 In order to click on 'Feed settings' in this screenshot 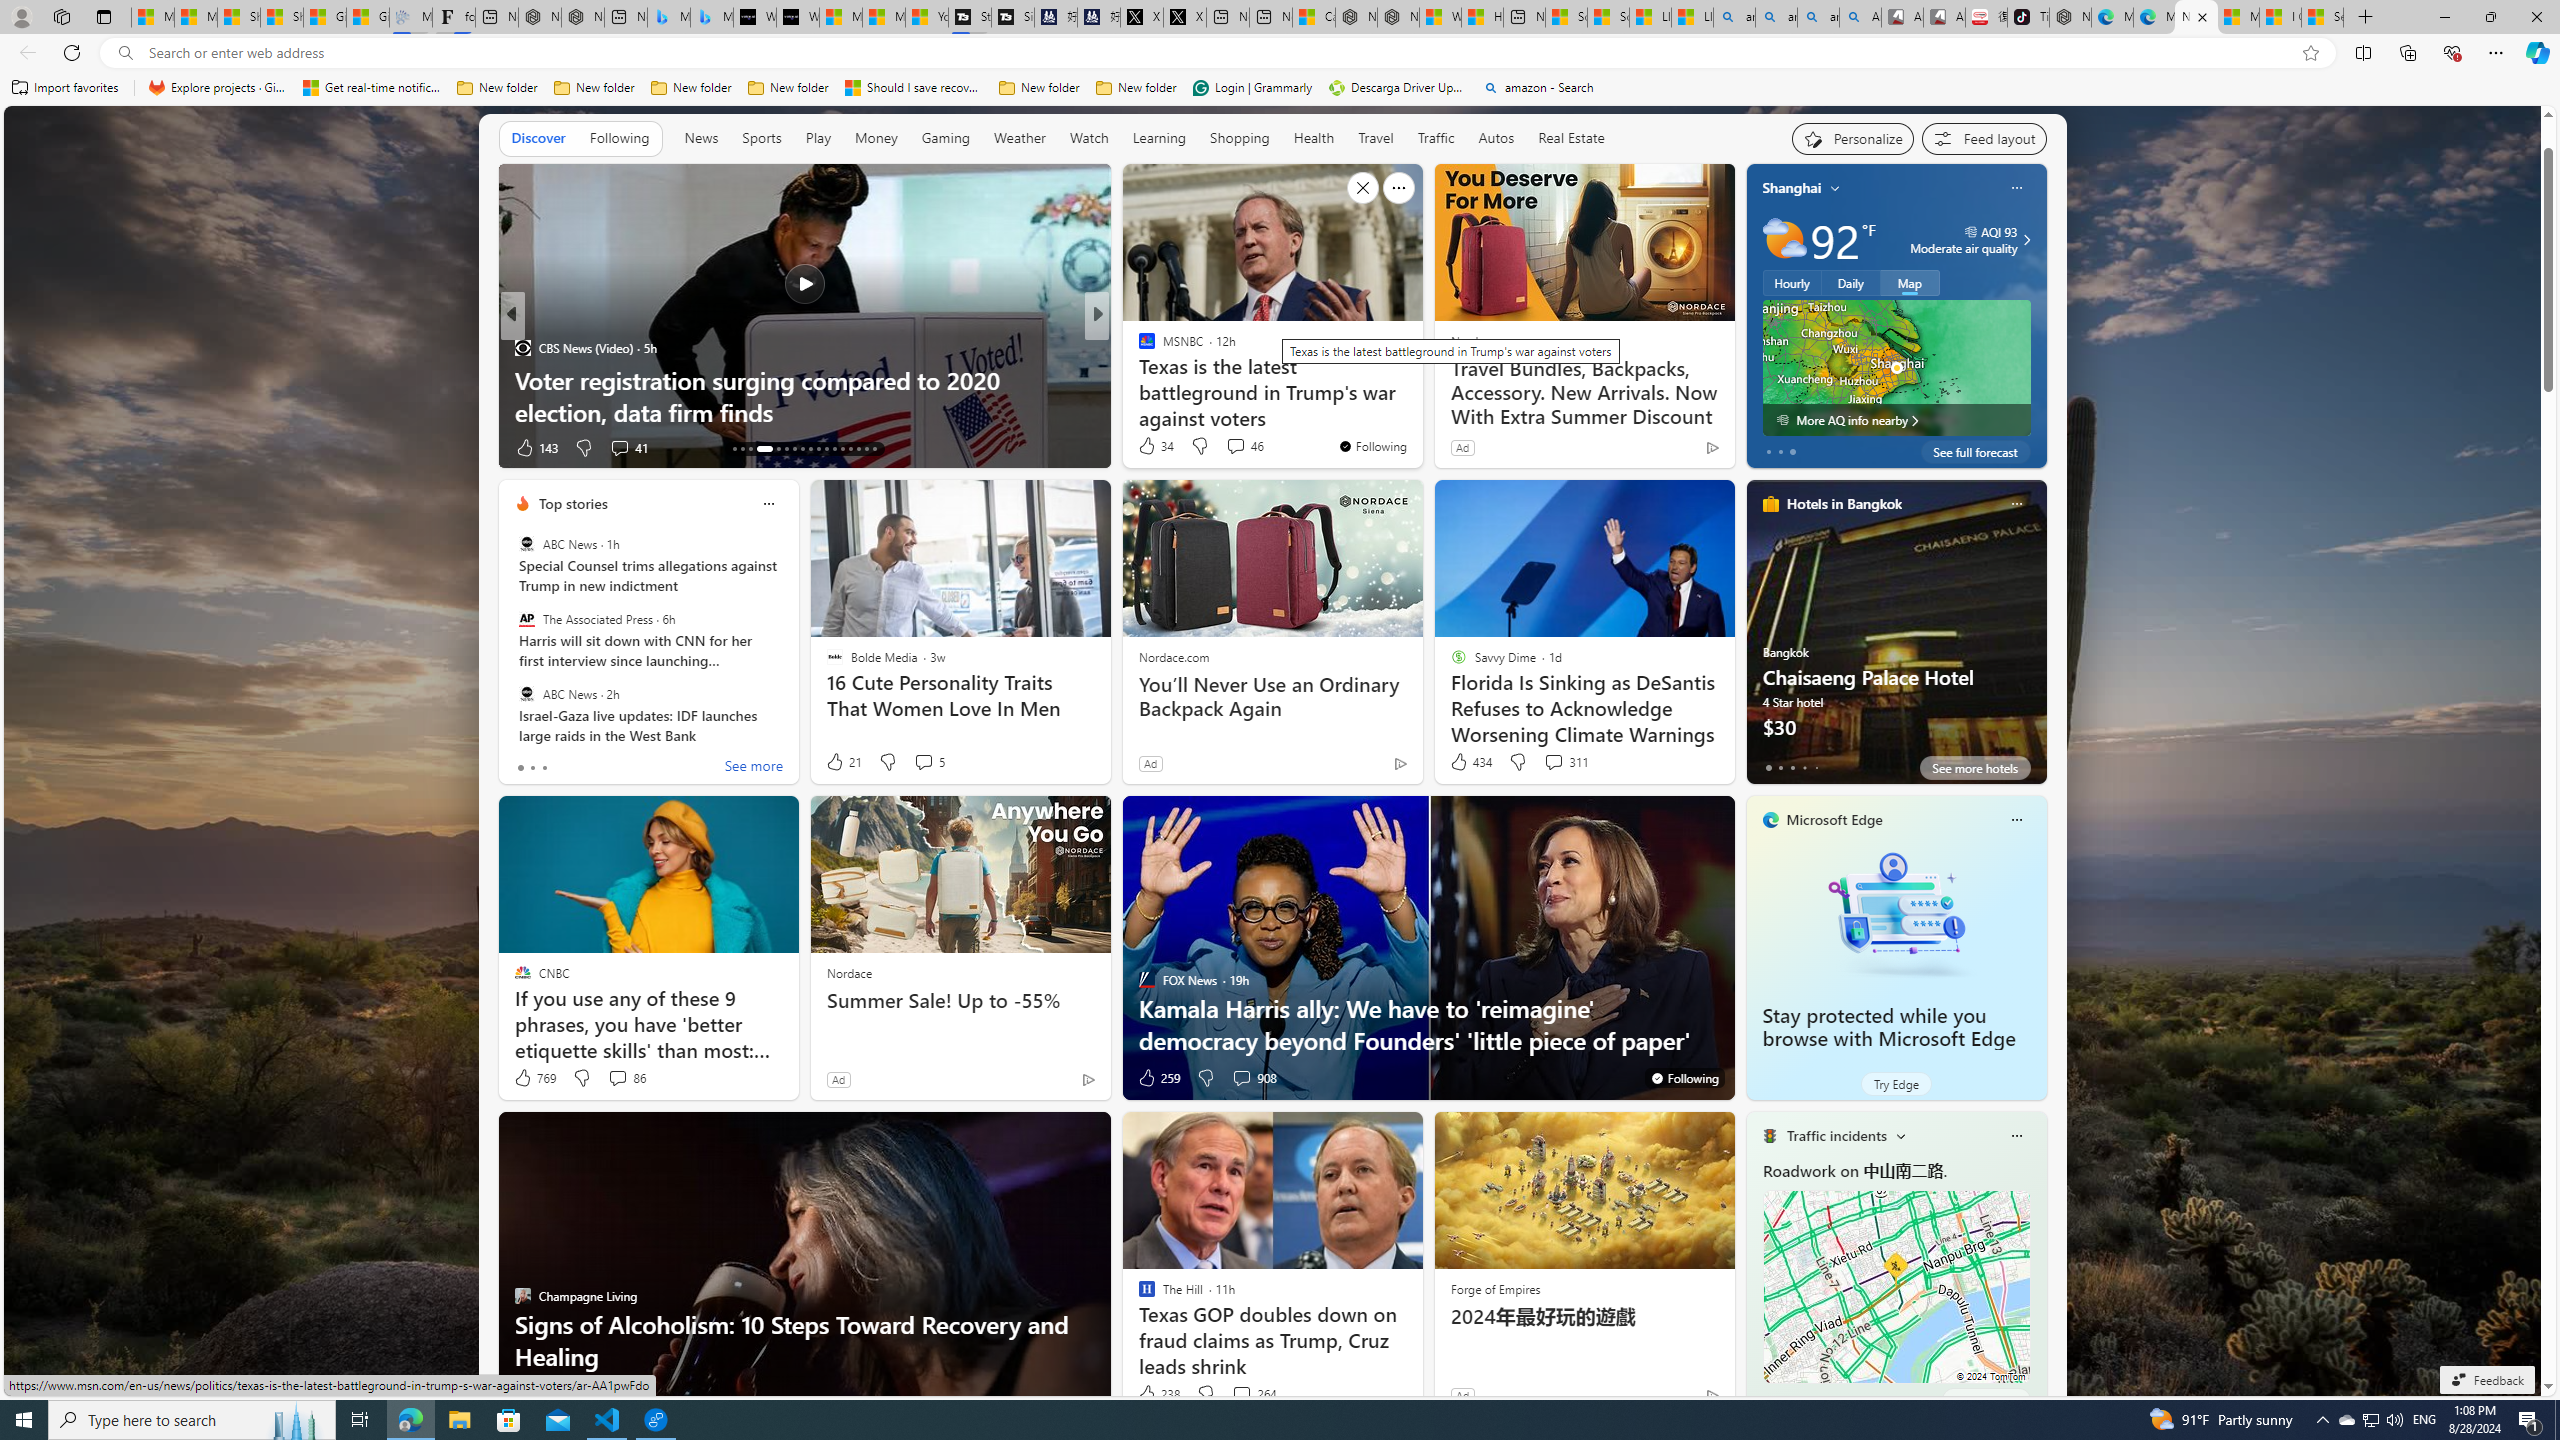, I will do `click(1984, 137)`.